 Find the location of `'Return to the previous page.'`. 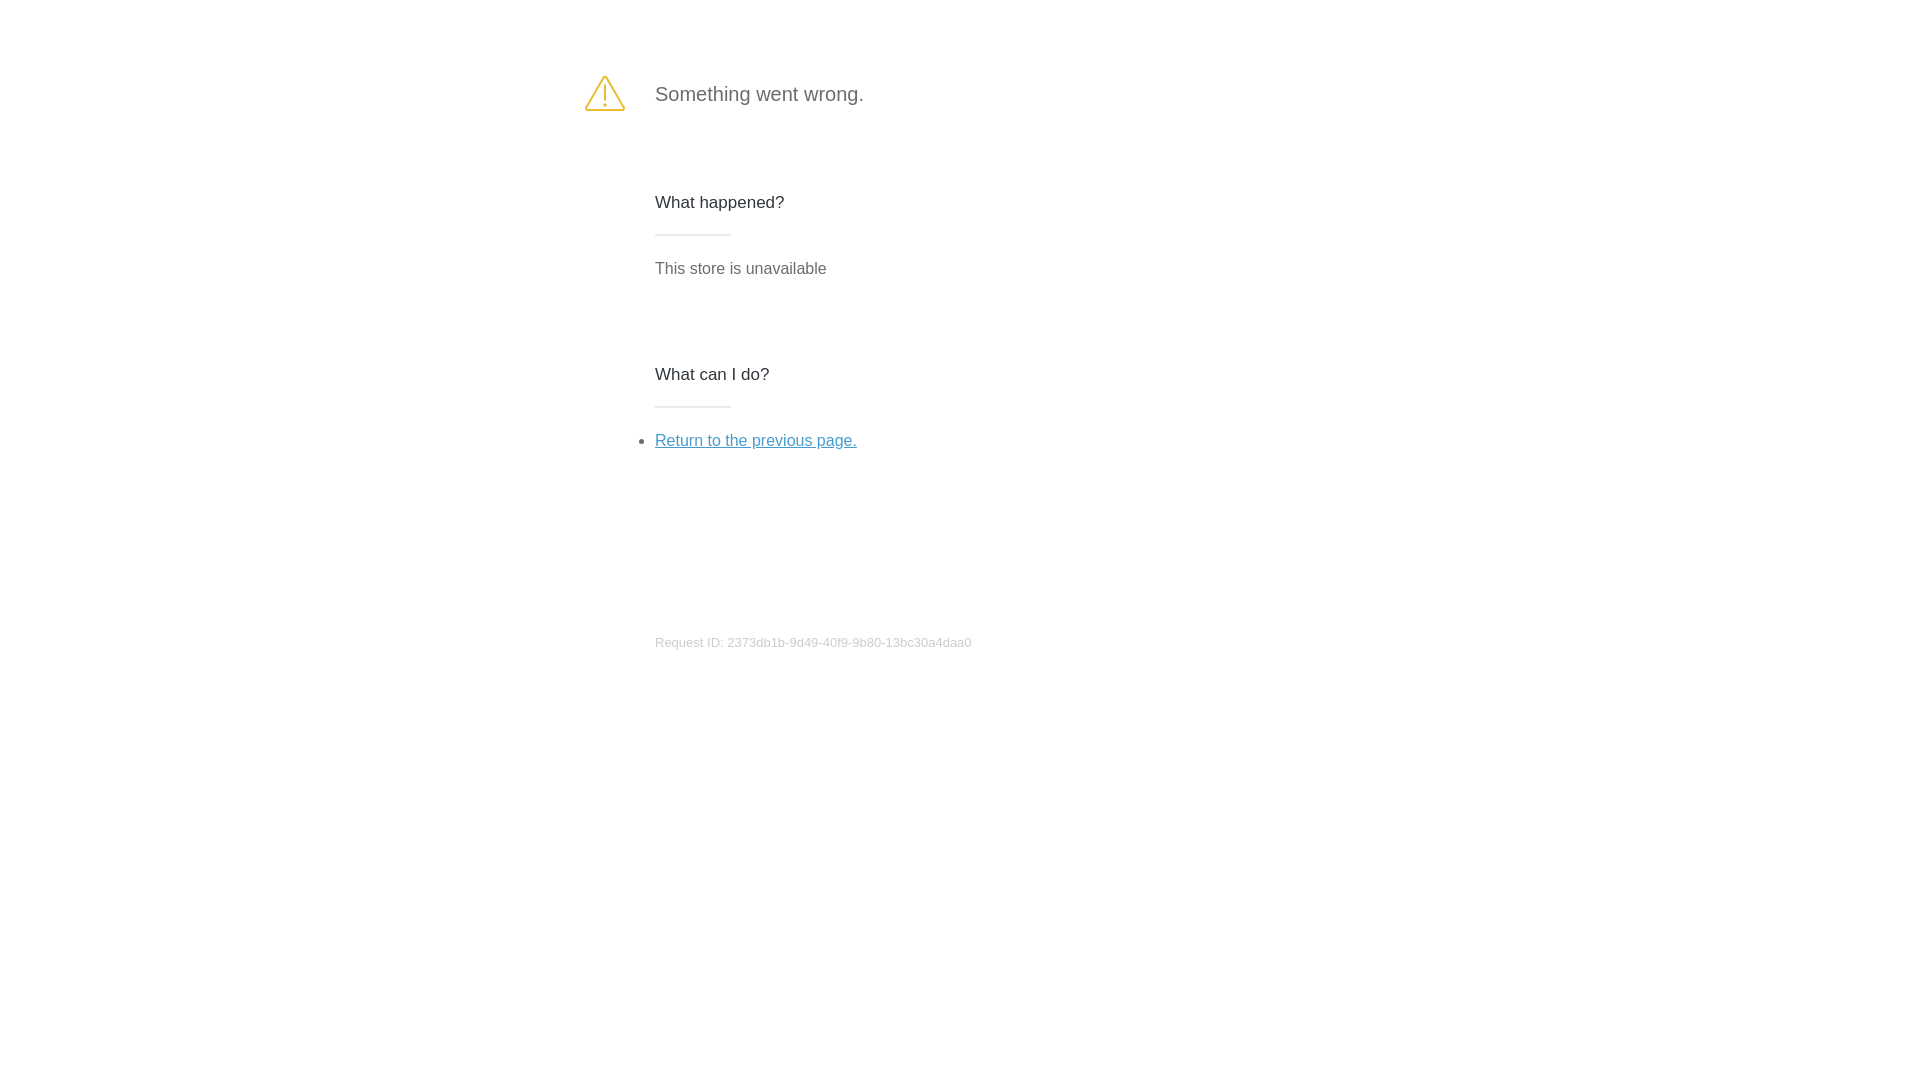

'Return to the previous page.' is located at coordinates (754, 439).